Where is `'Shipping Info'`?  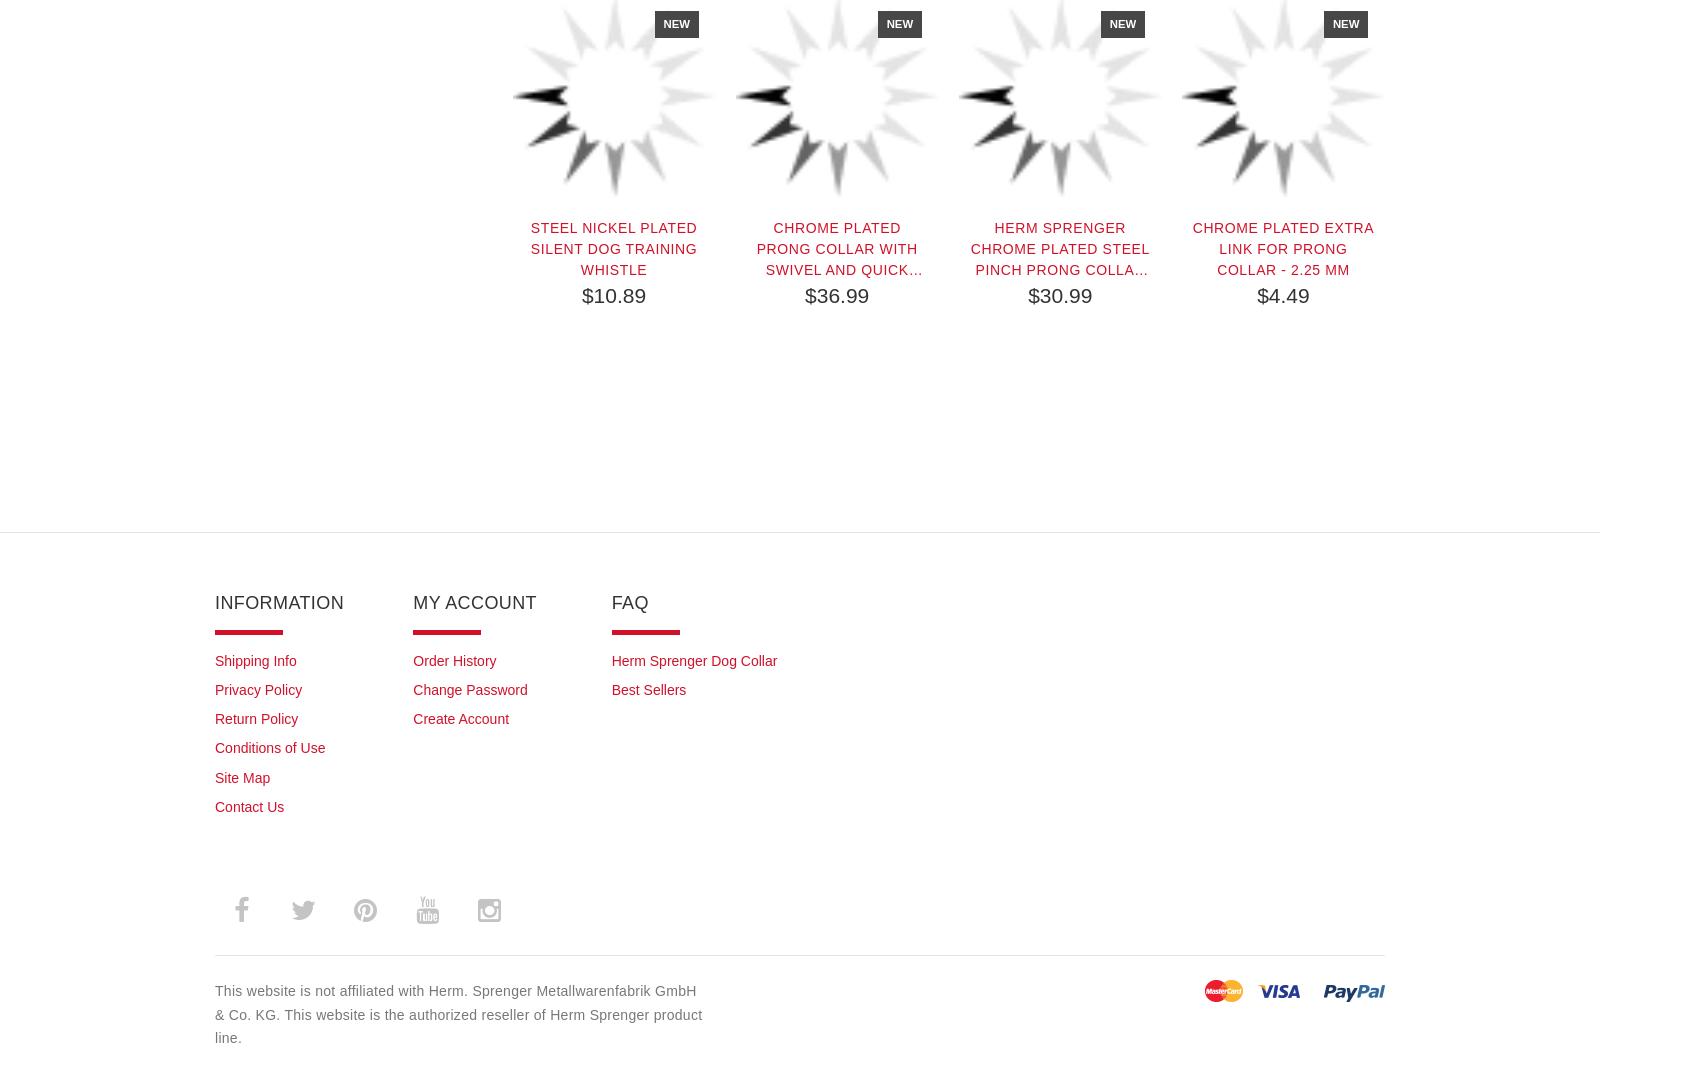 'Shipping Info' is located at coordinates (254, 659).